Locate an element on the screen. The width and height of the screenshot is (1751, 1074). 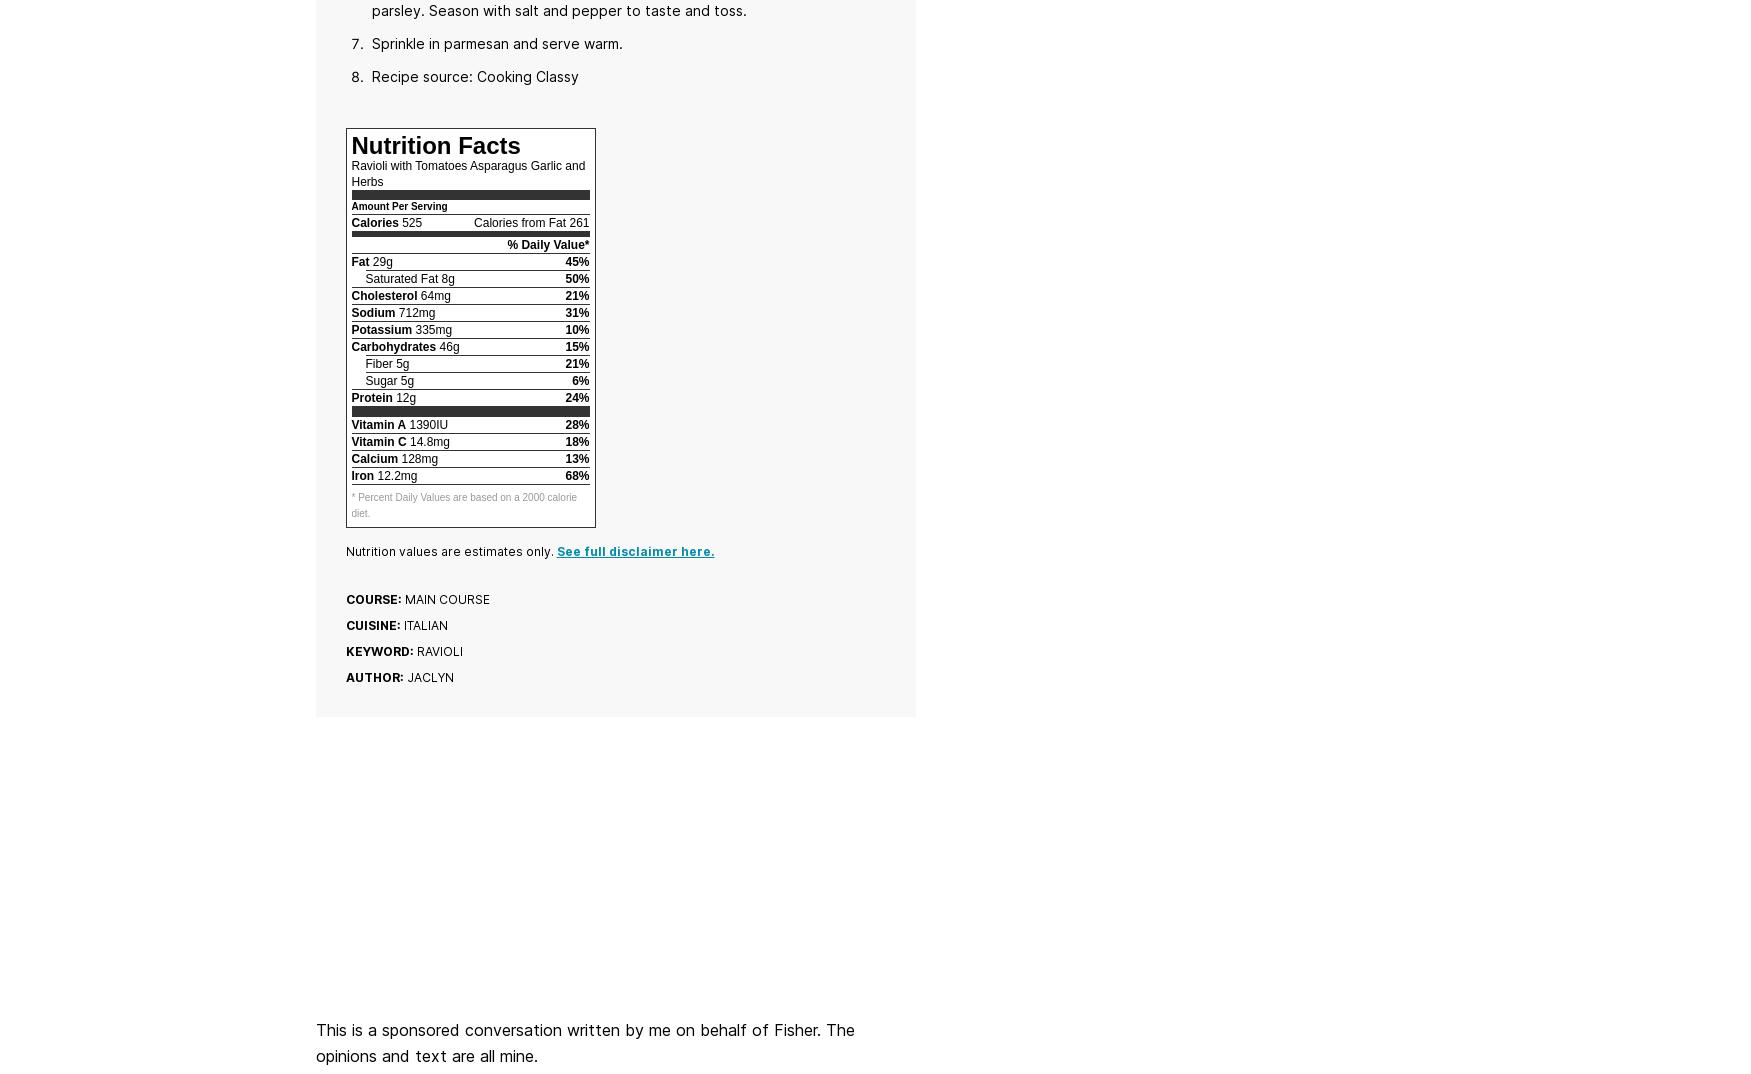
'This is a sponsored conversation written by me on behalf of Fisher. The opinions and text are all mine.' is located at coordinates (584, 1042).